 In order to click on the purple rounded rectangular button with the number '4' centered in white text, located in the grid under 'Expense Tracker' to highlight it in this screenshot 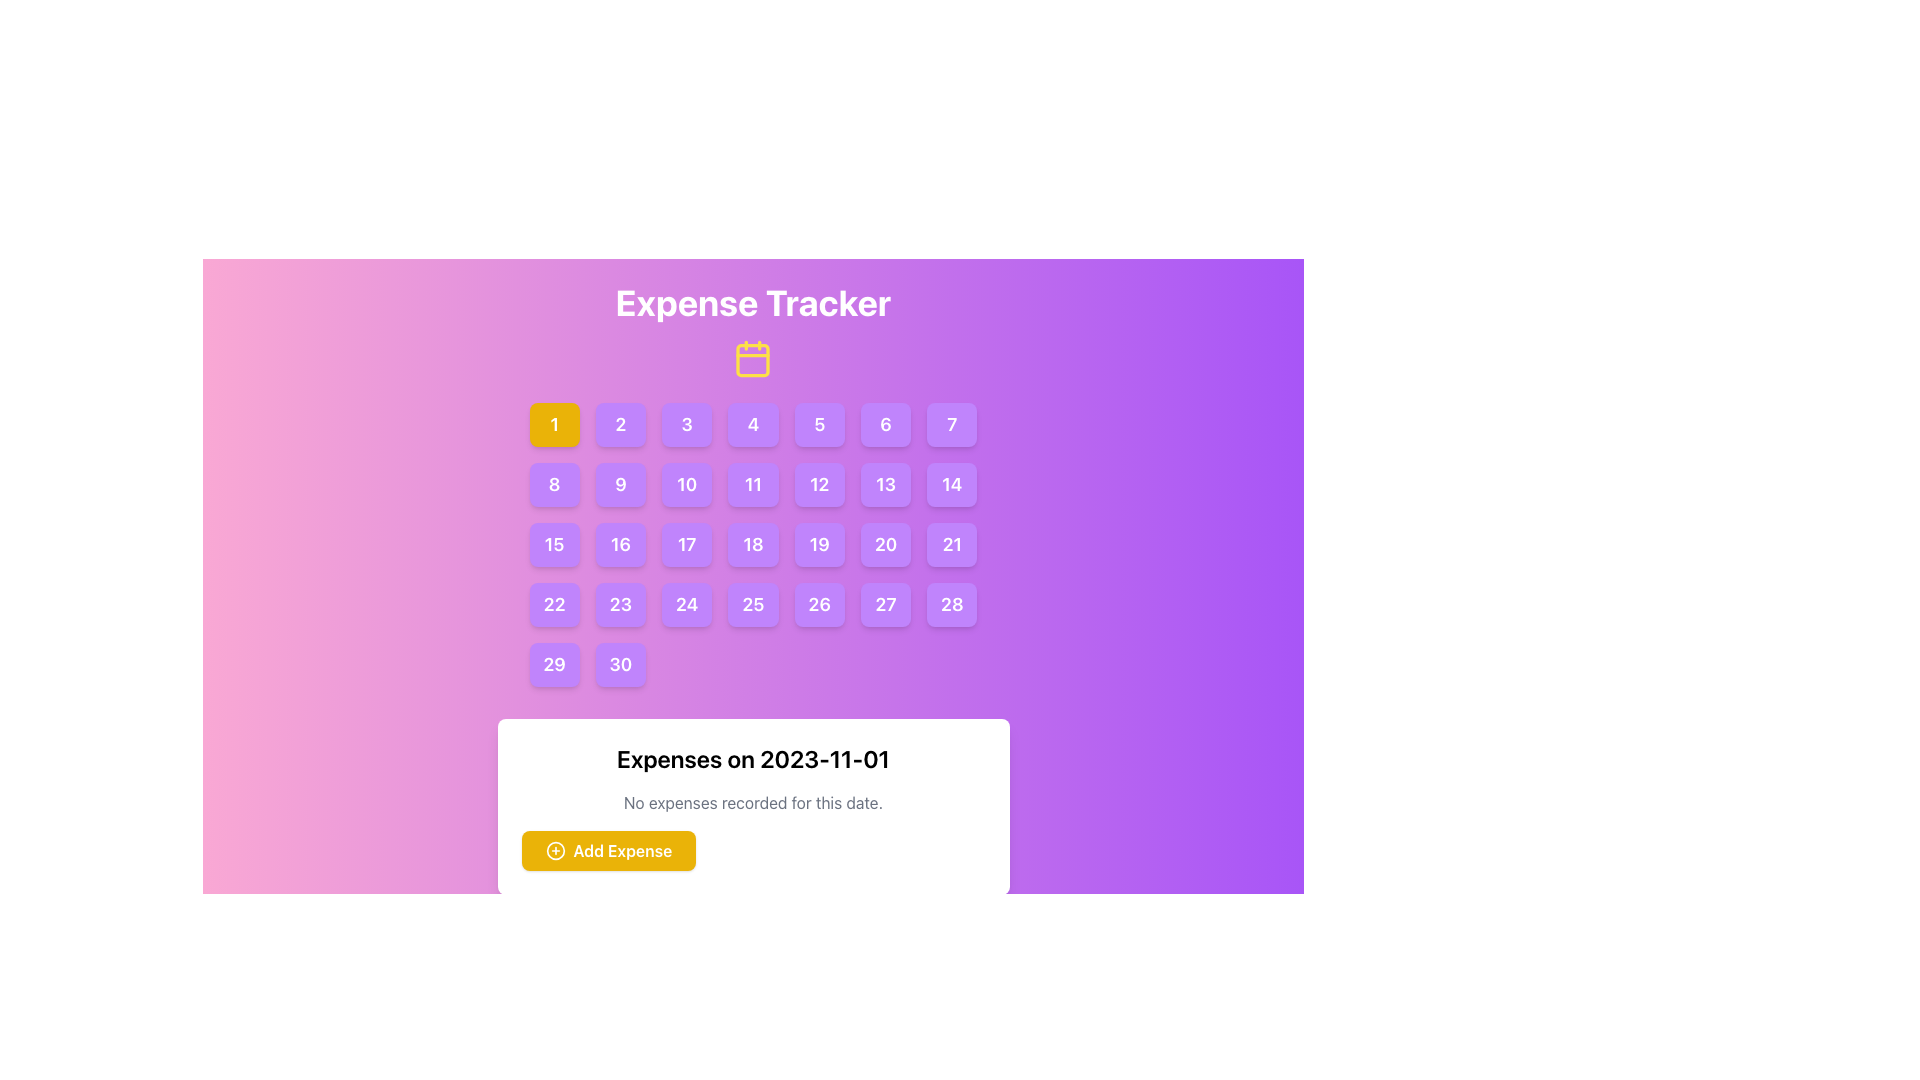, I will do `click(752, 423)`.